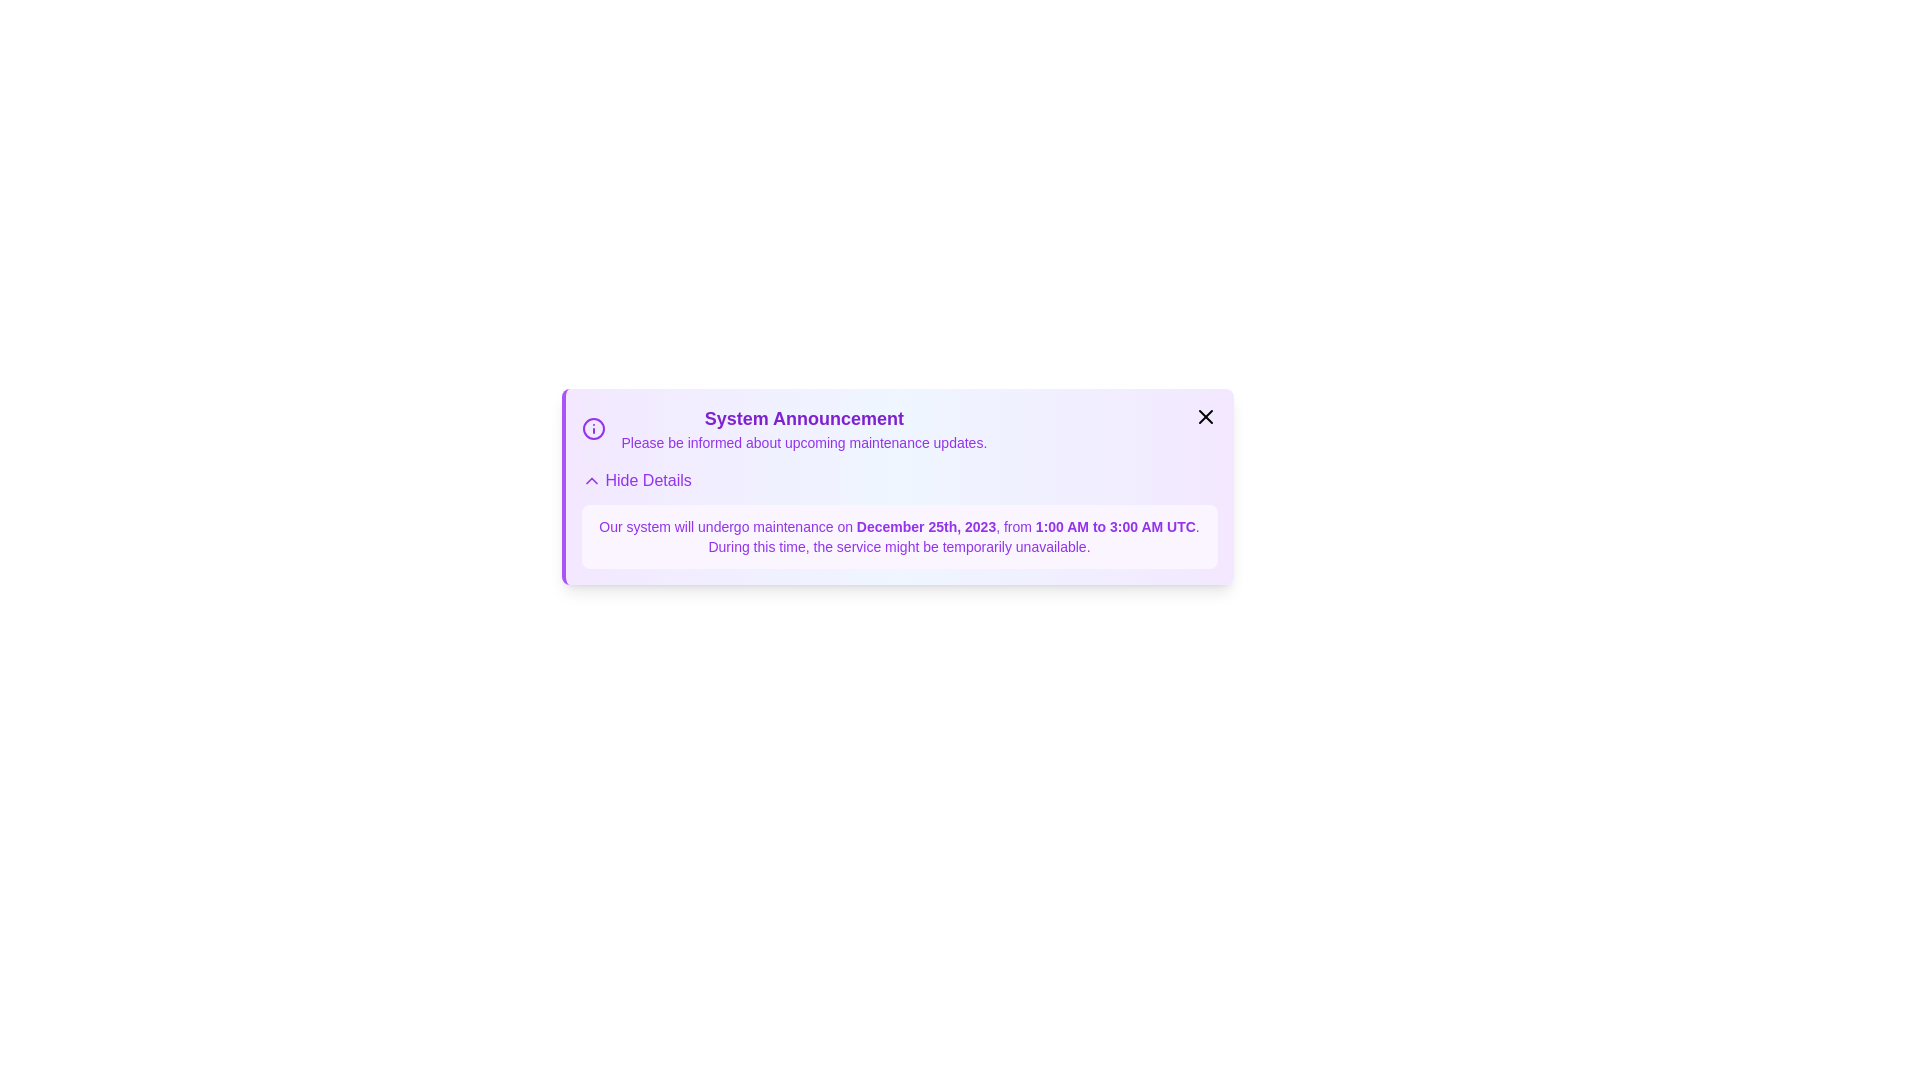 This screenshot has height=1080, width=1920. Describe the element at coordinates (898, 535) in the screenshot. I see `the static text block containing the announcement message written in purple font on a light purple background, which includes the date and time information` at that location.